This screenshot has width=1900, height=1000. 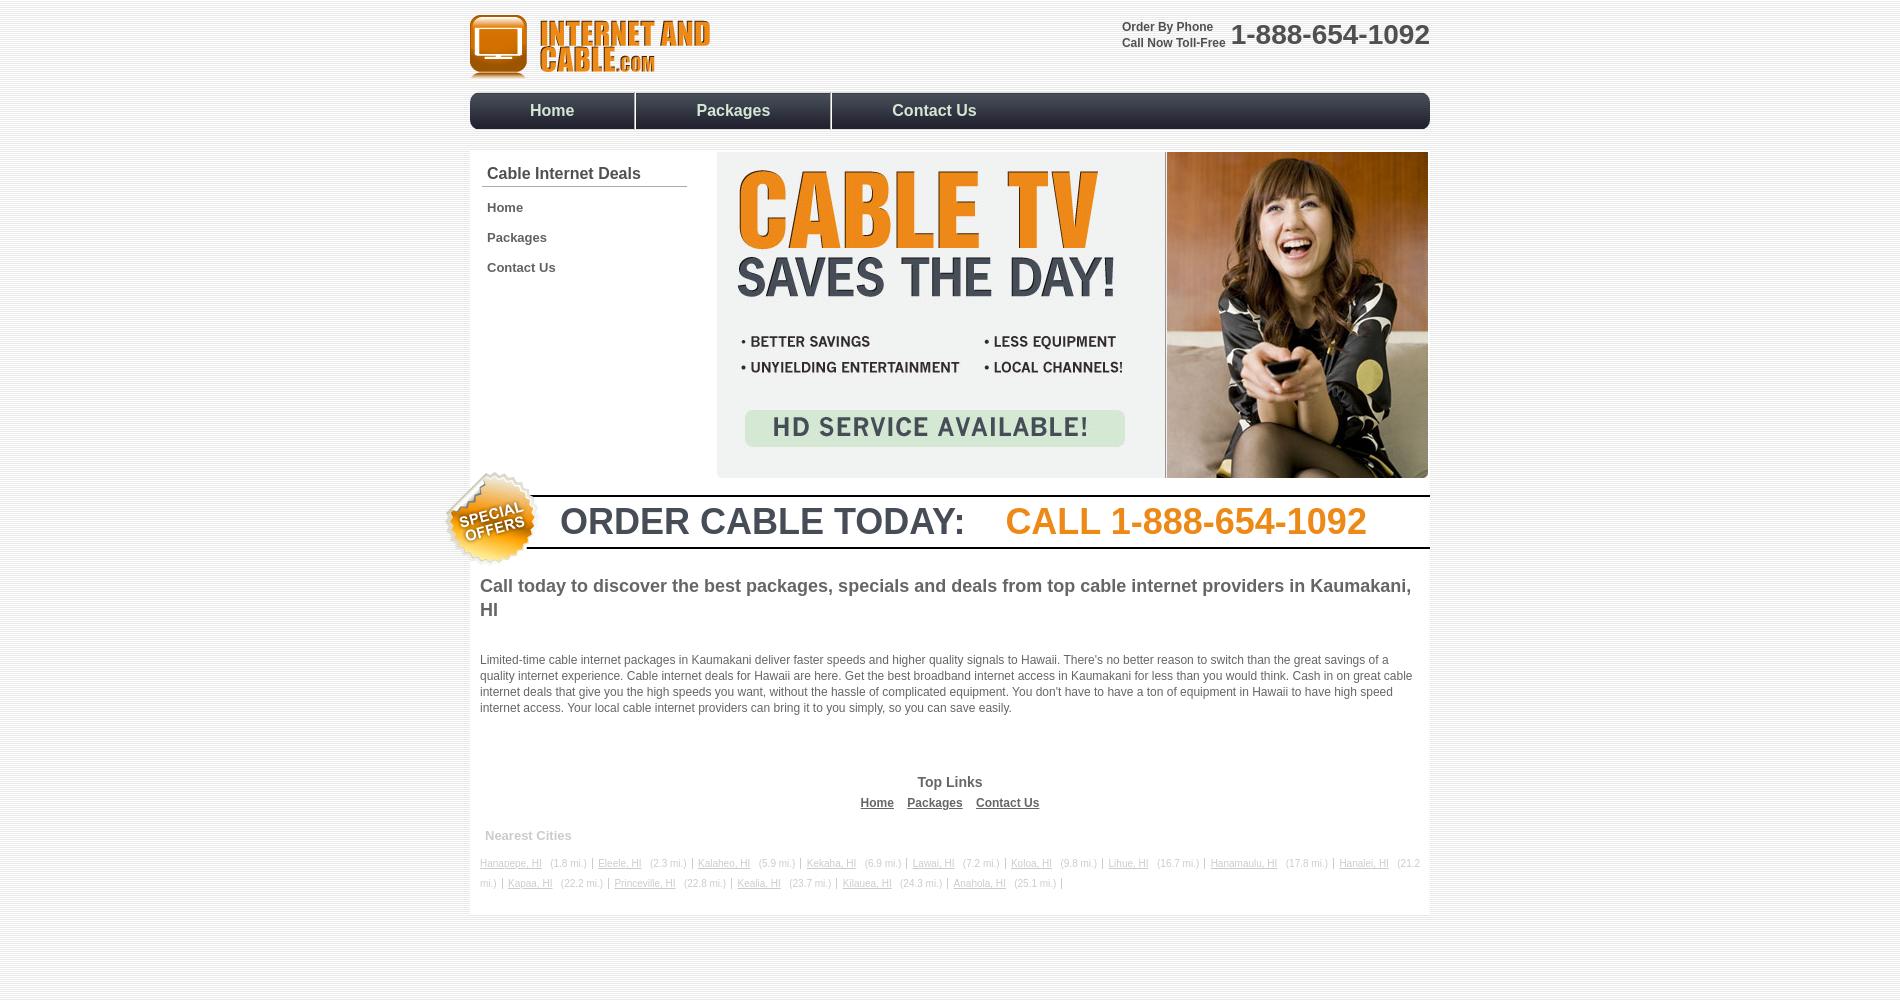 I want to click on 'Lawai, HI', so click(x=932, y=862).